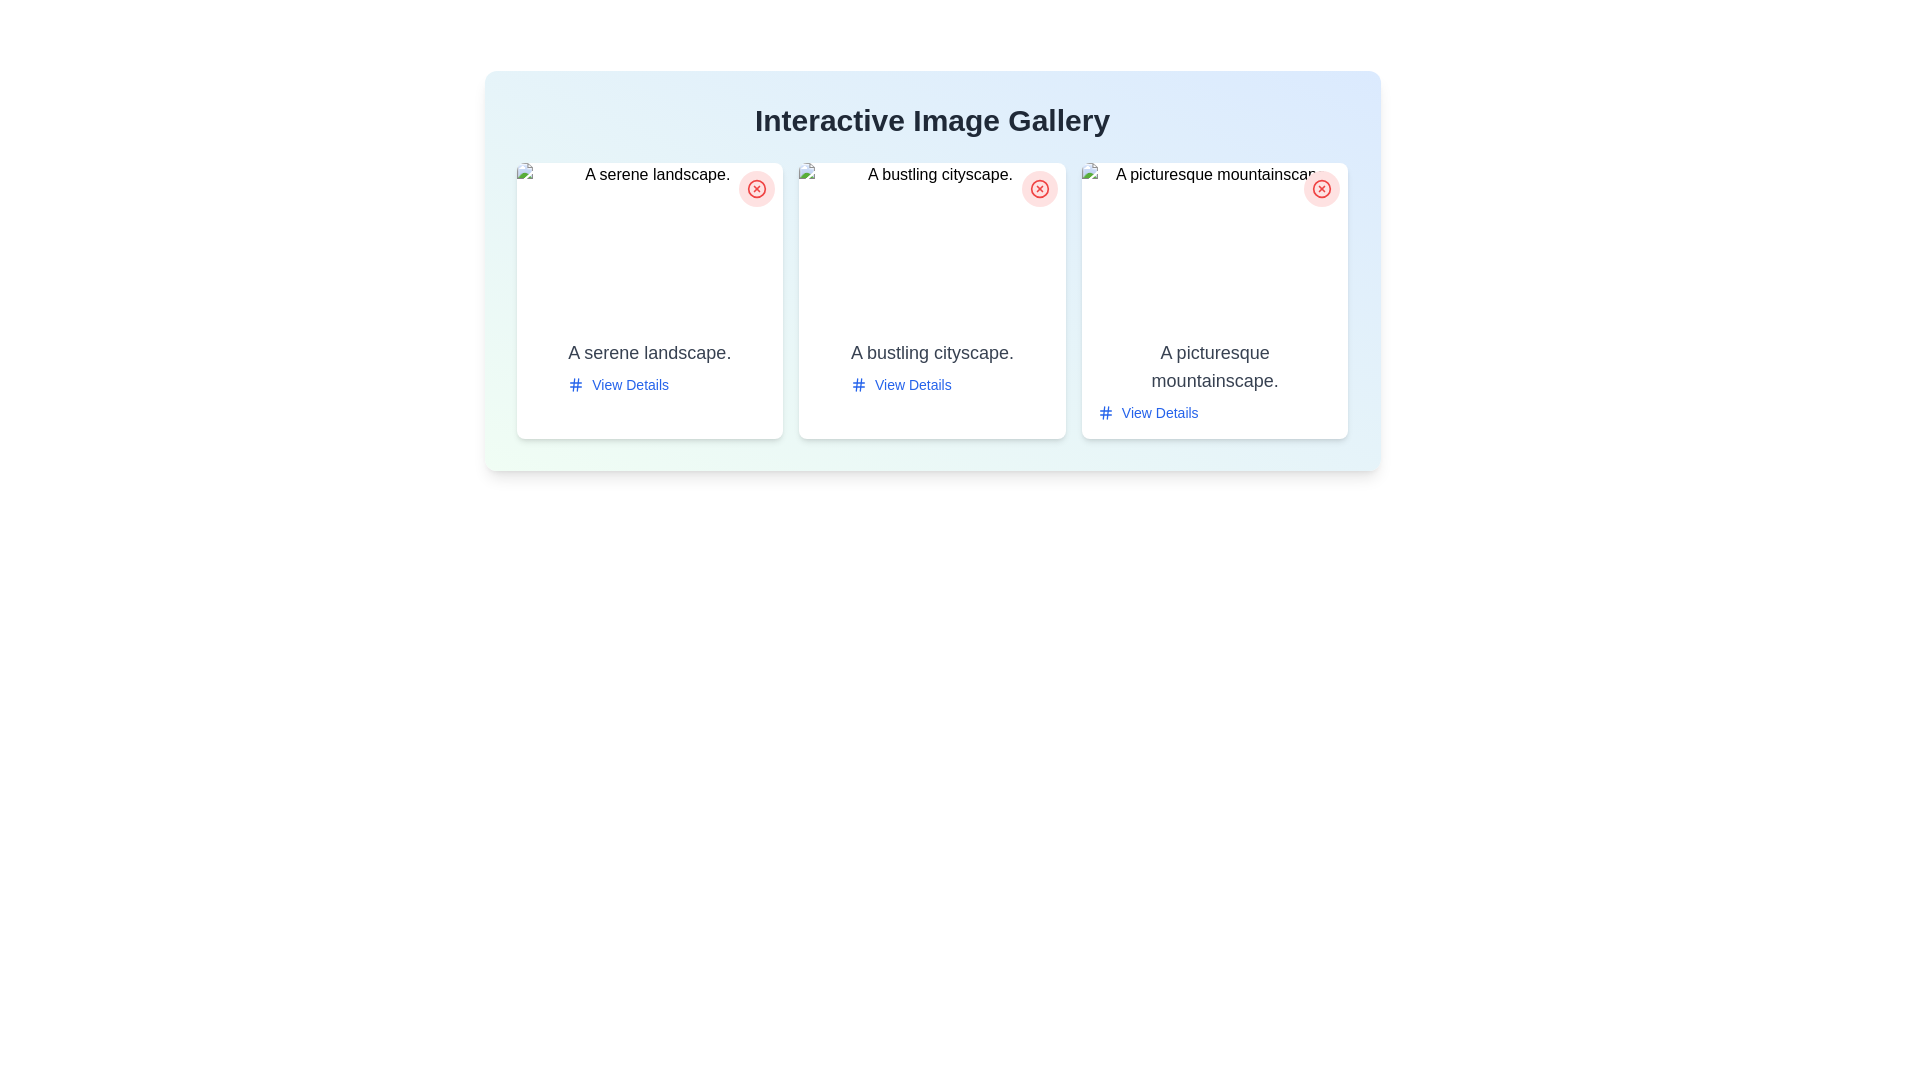 The width and height of the screenshot is (1920, 1080). Describe the element at coordinates (900, 385) in the screenshot. I see `the 'View Details' link for the image with description 'A bustling cityscape.'` at that location.